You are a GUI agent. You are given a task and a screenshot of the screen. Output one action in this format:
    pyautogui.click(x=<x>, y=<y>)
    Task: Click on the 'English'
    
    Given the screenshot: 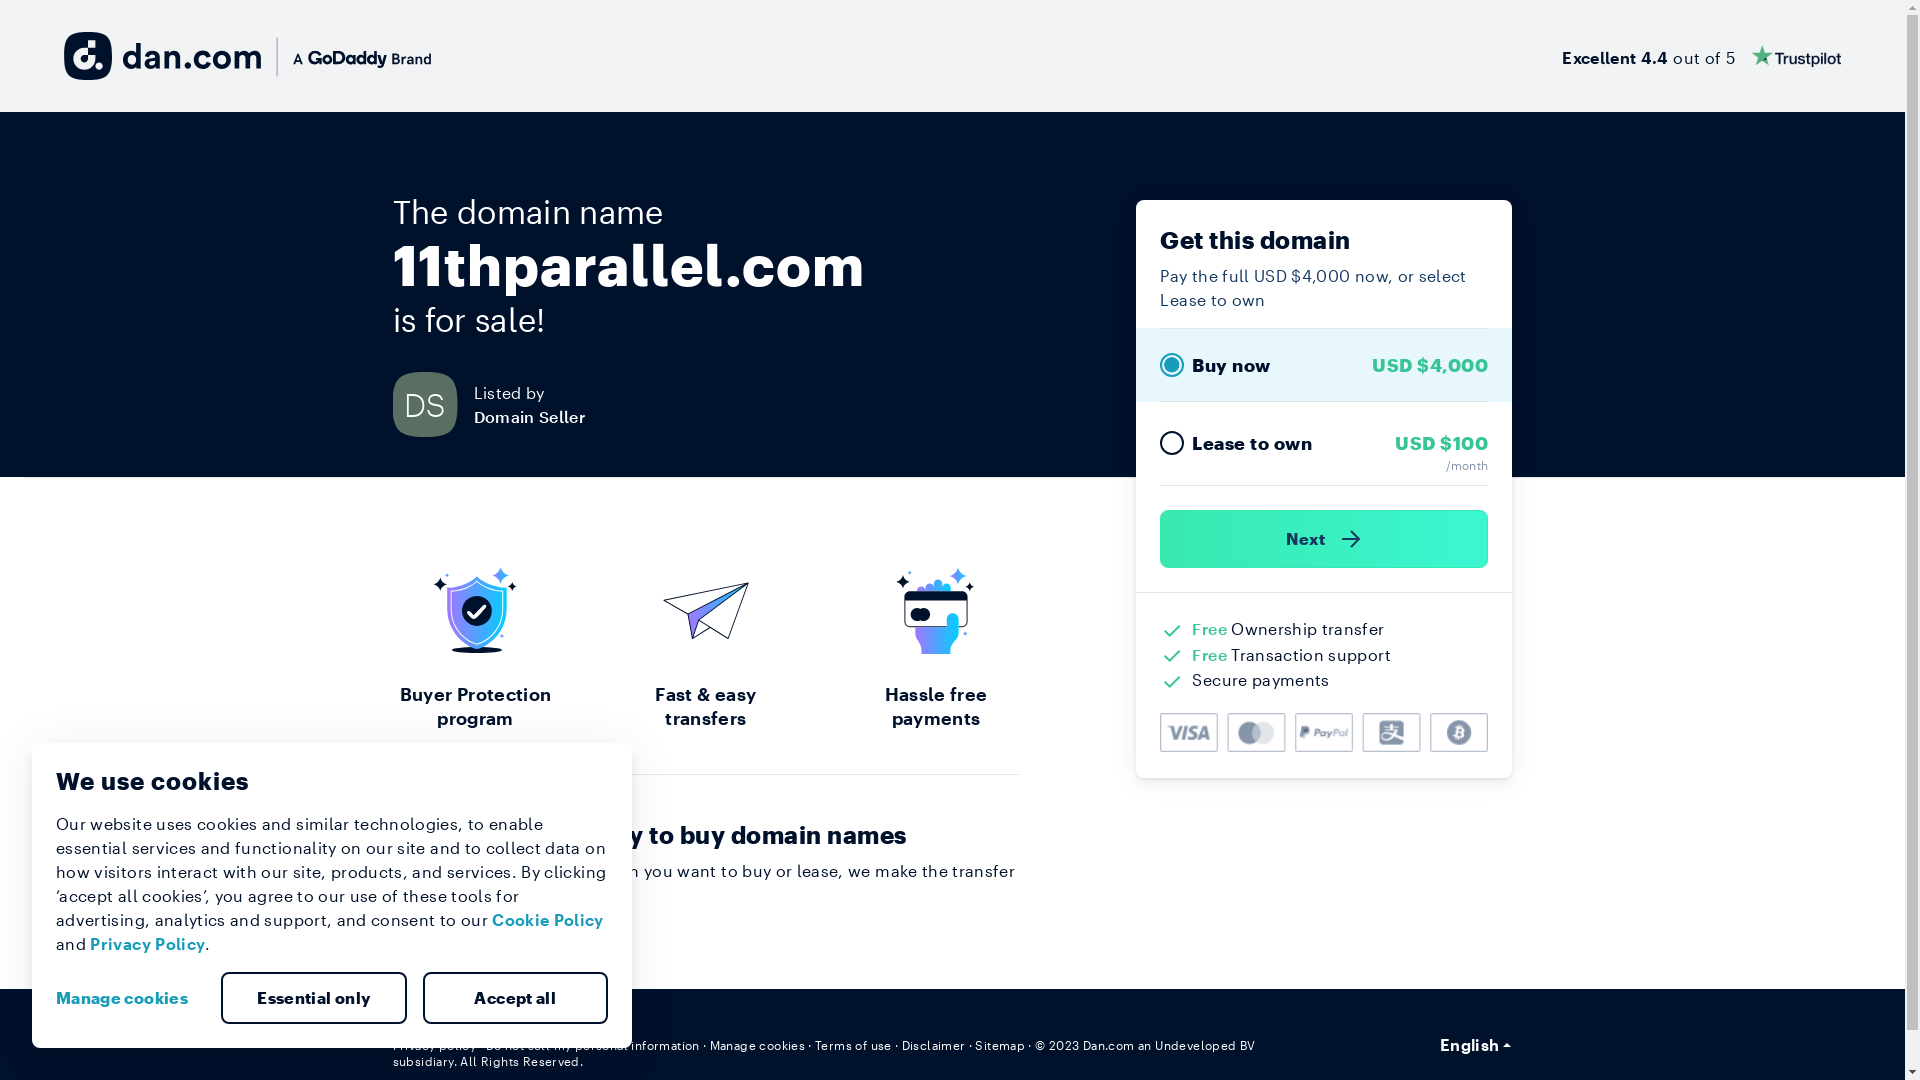 What is the action you would take?
    pyautogui.click(x=1476, y=1044)
    